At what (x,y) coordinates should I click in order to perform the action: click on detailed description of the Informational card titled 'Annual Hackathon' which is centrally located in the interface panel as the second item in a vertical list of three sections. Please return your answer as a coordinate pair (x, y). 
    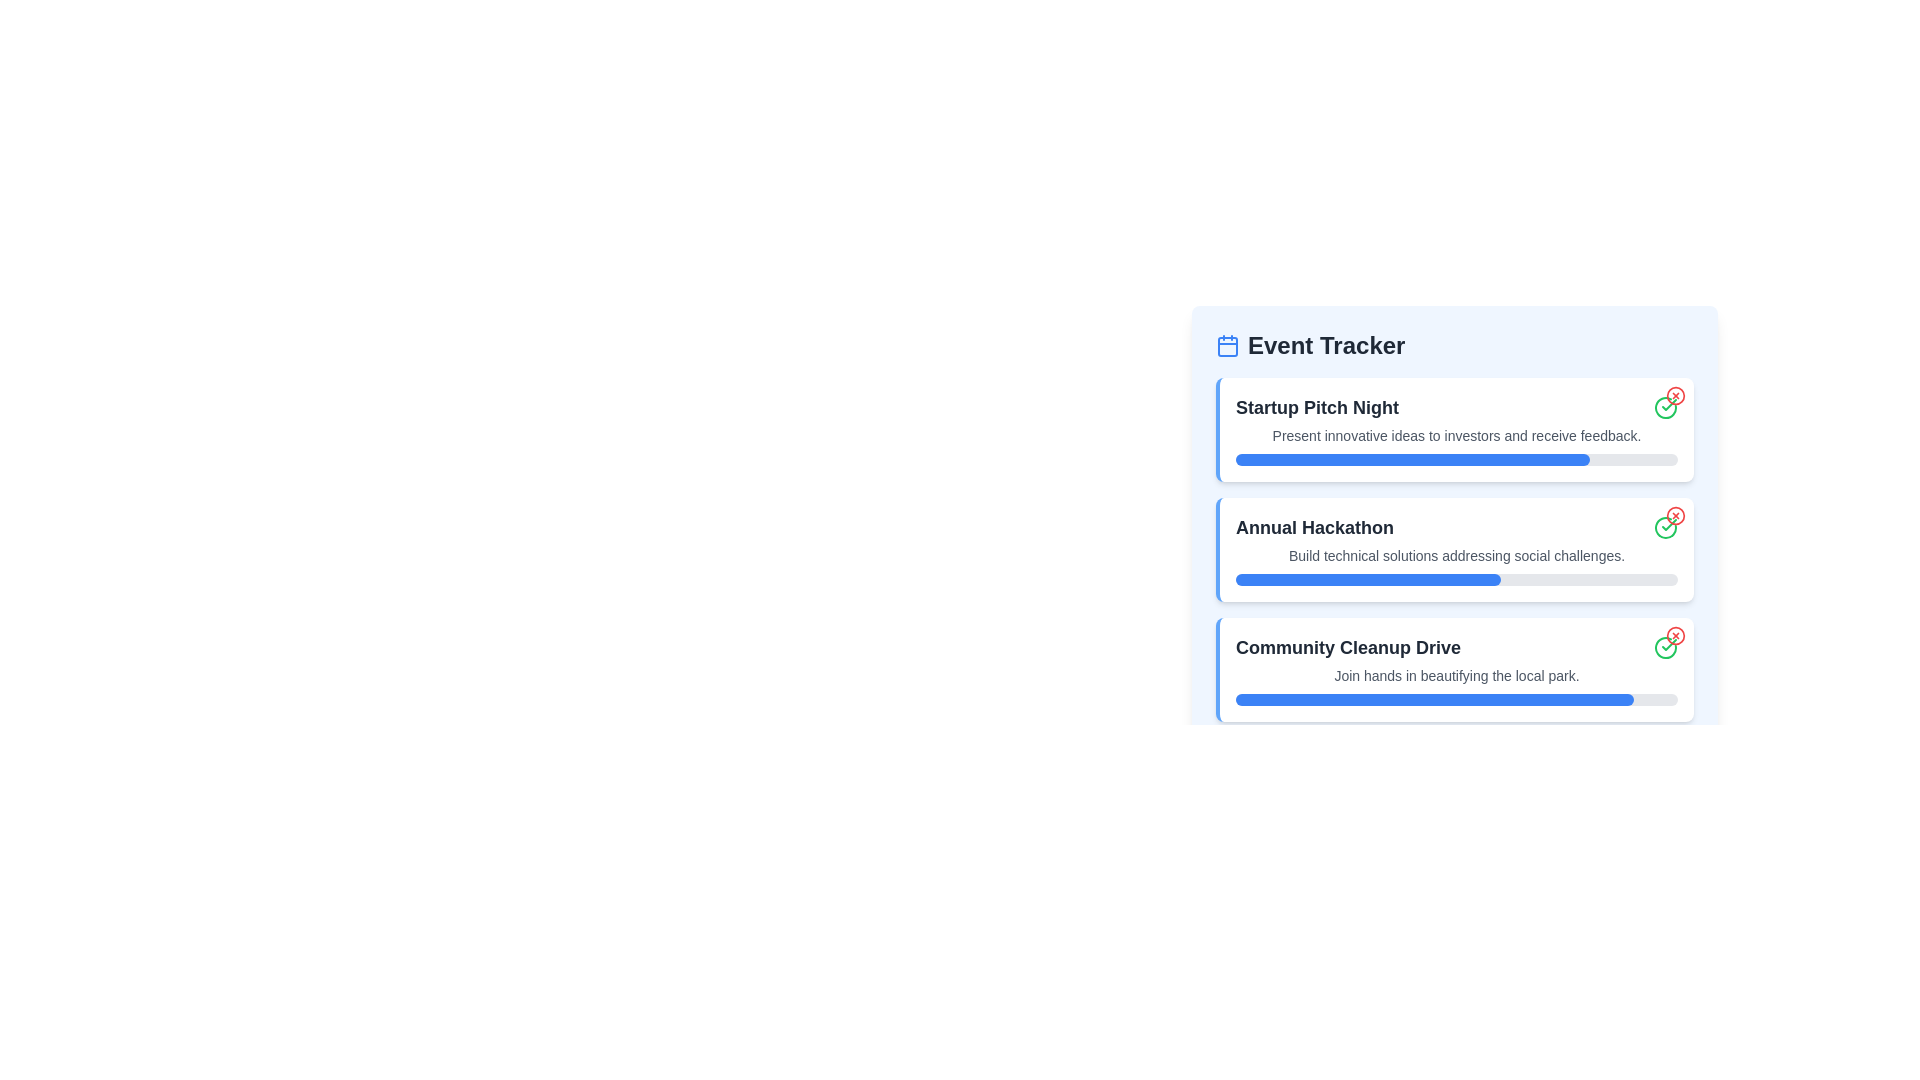
    Looking at the image, I should click on (1454, 524).